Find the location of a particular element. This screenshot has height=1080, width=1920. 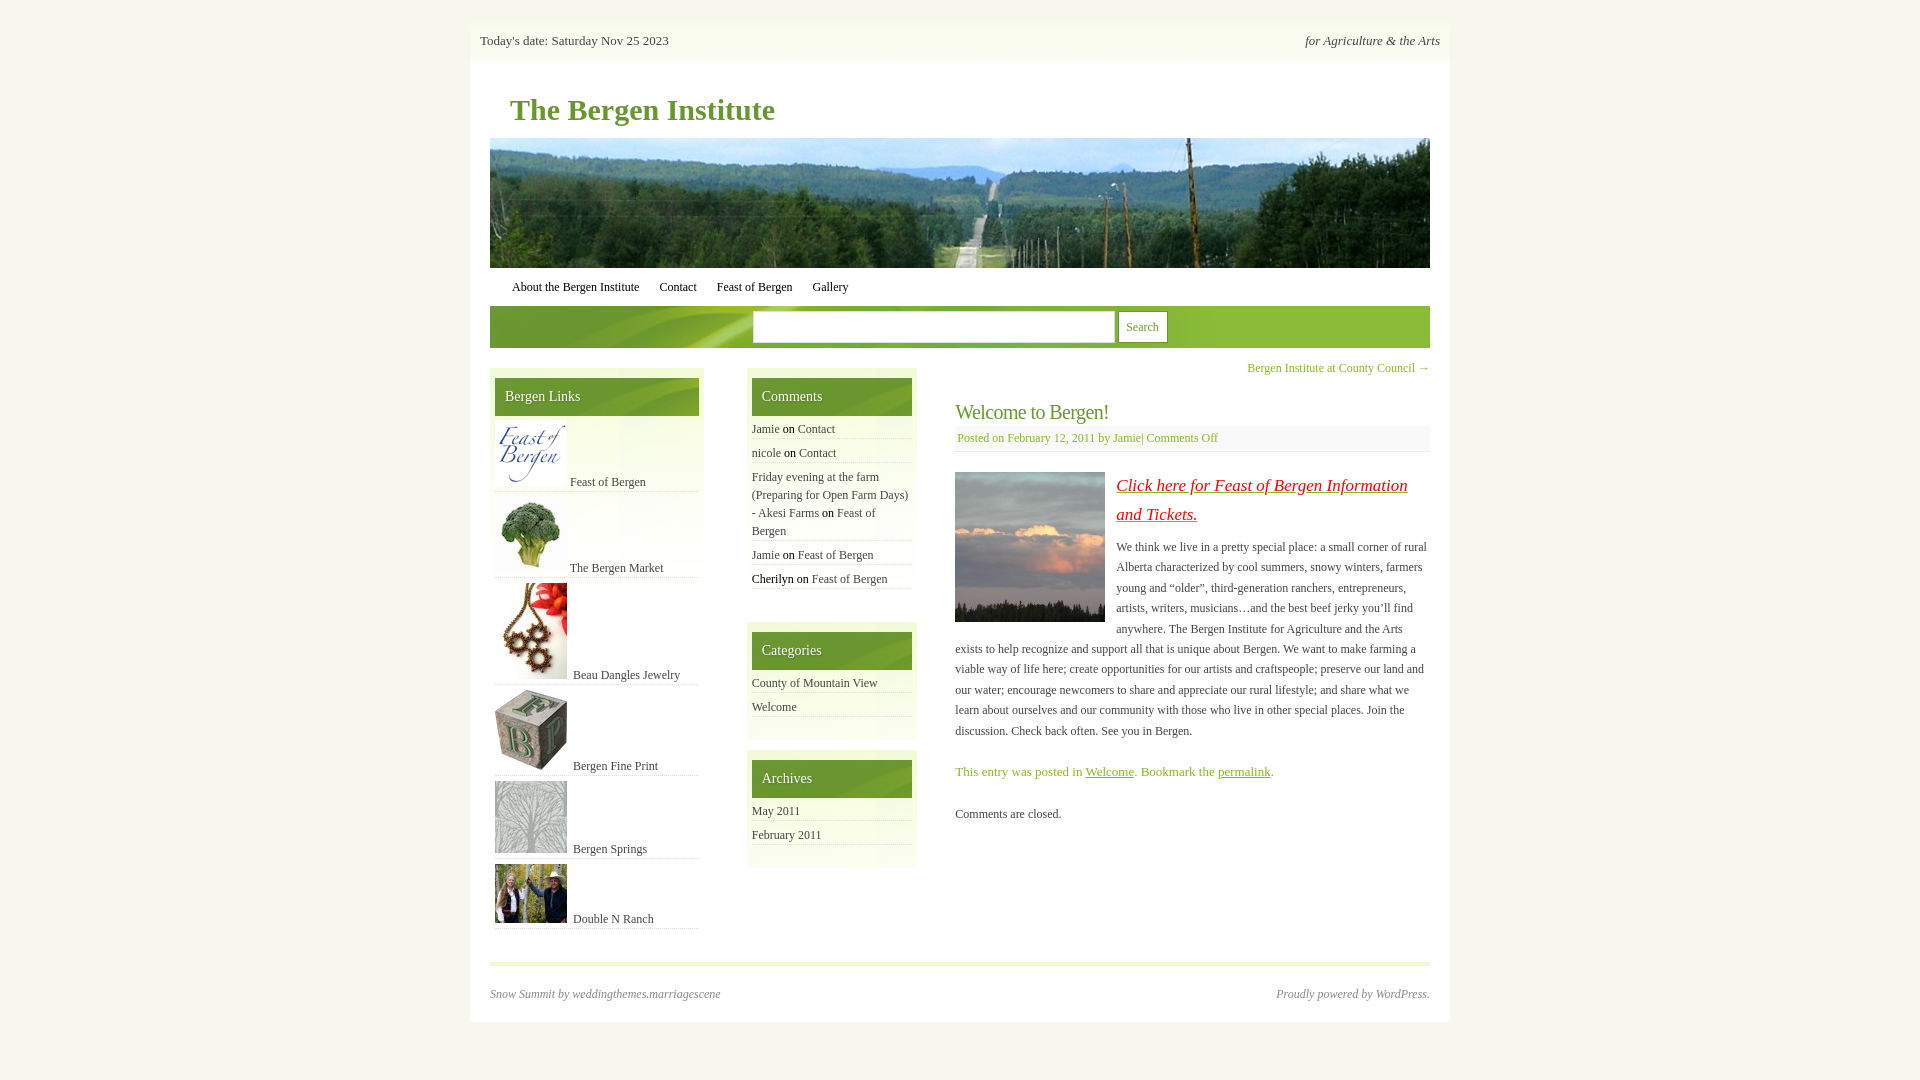

'February 2011' is located at coordinates (786, 834).